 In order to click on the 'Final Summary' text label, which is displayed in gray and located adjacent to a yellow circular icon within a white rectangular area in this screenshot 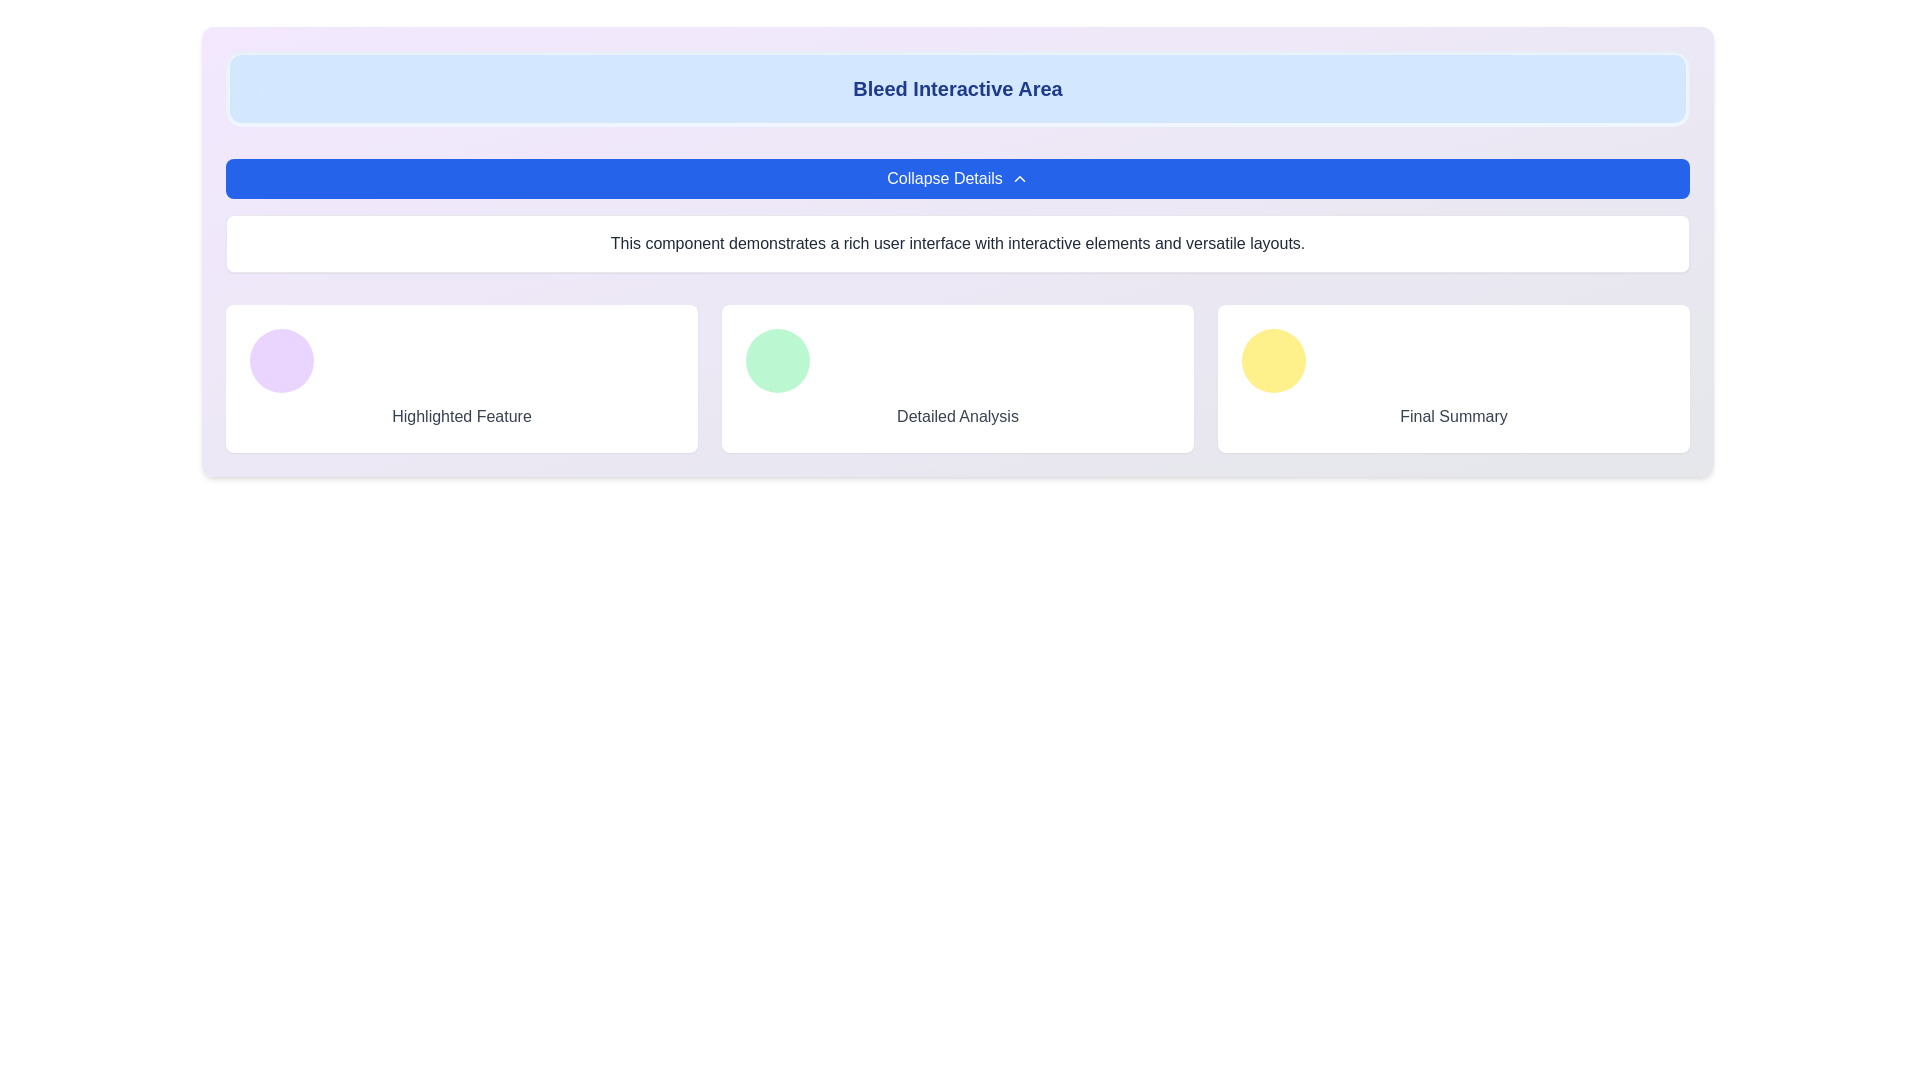, I will do `click(1454, 415)`.